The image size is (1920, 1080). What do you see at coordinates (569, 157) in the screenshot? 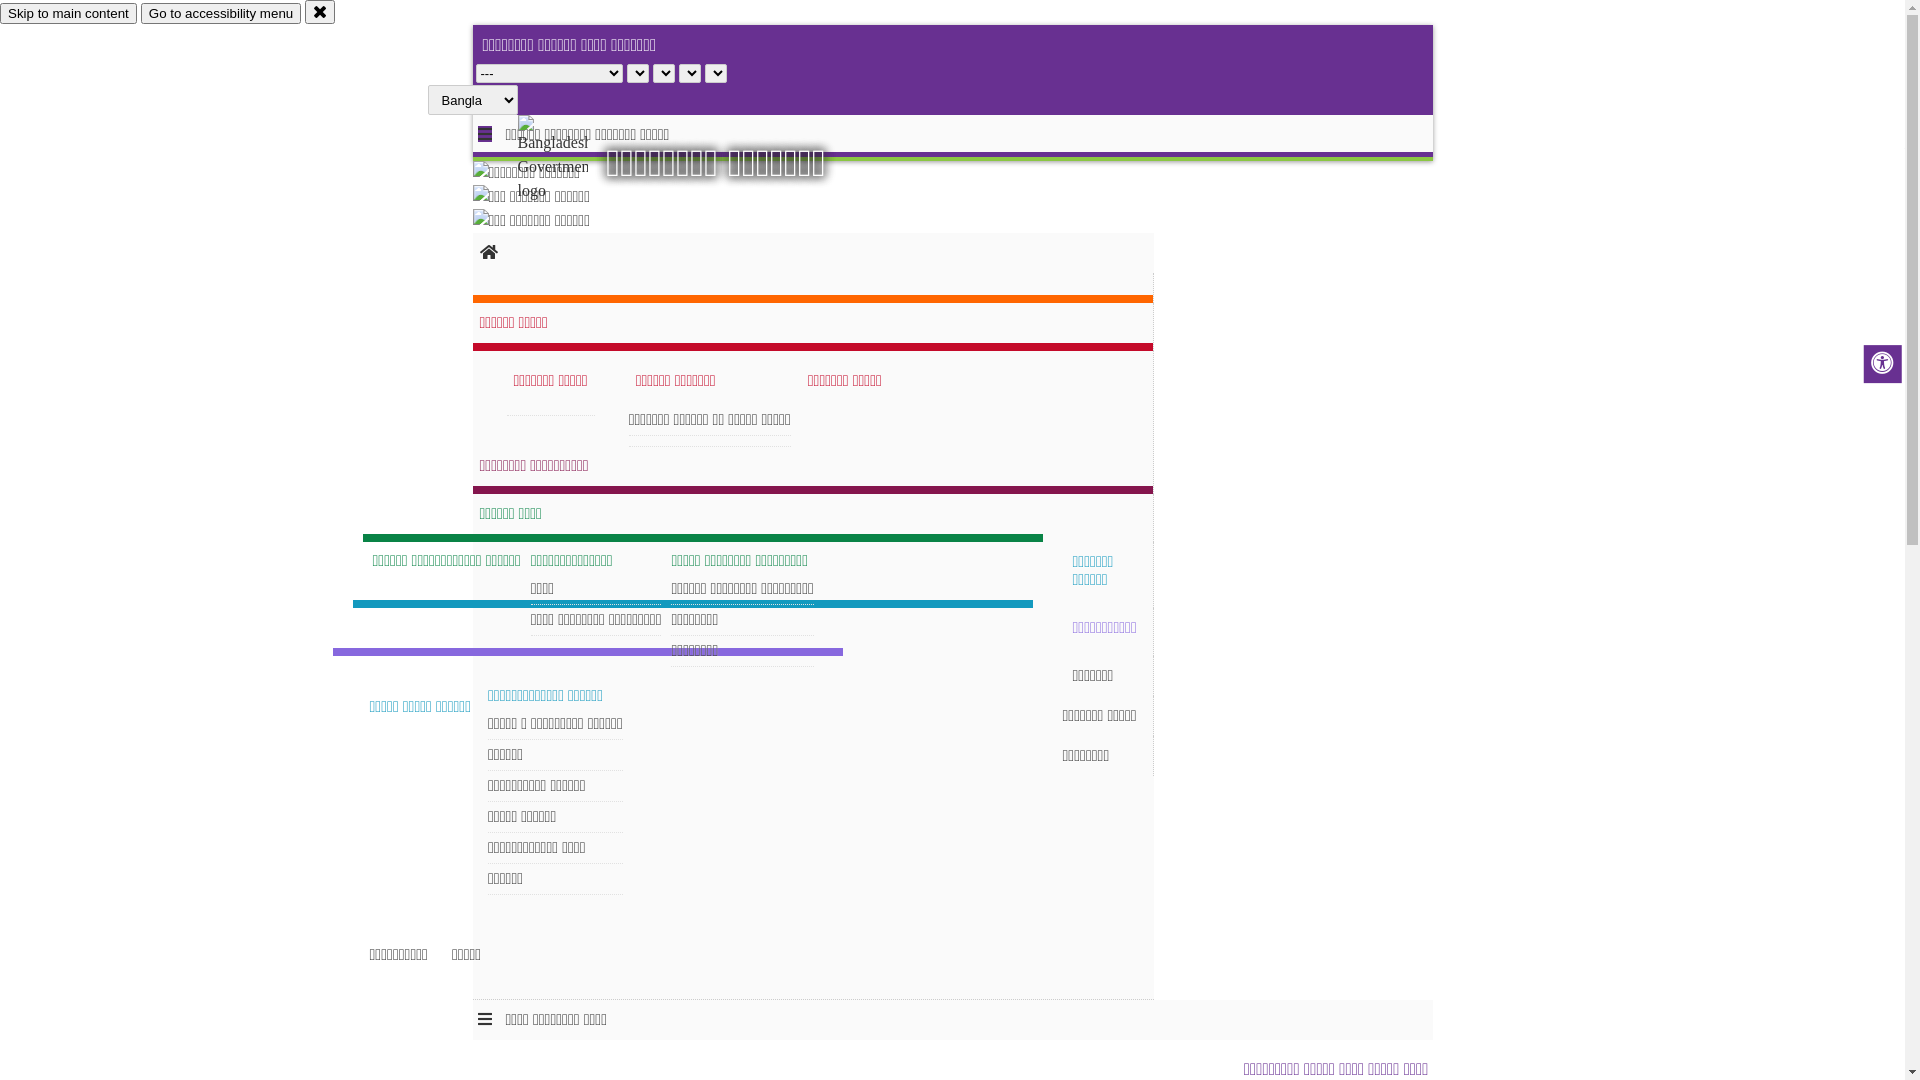
I see `'` at bounding box center [569, 157].